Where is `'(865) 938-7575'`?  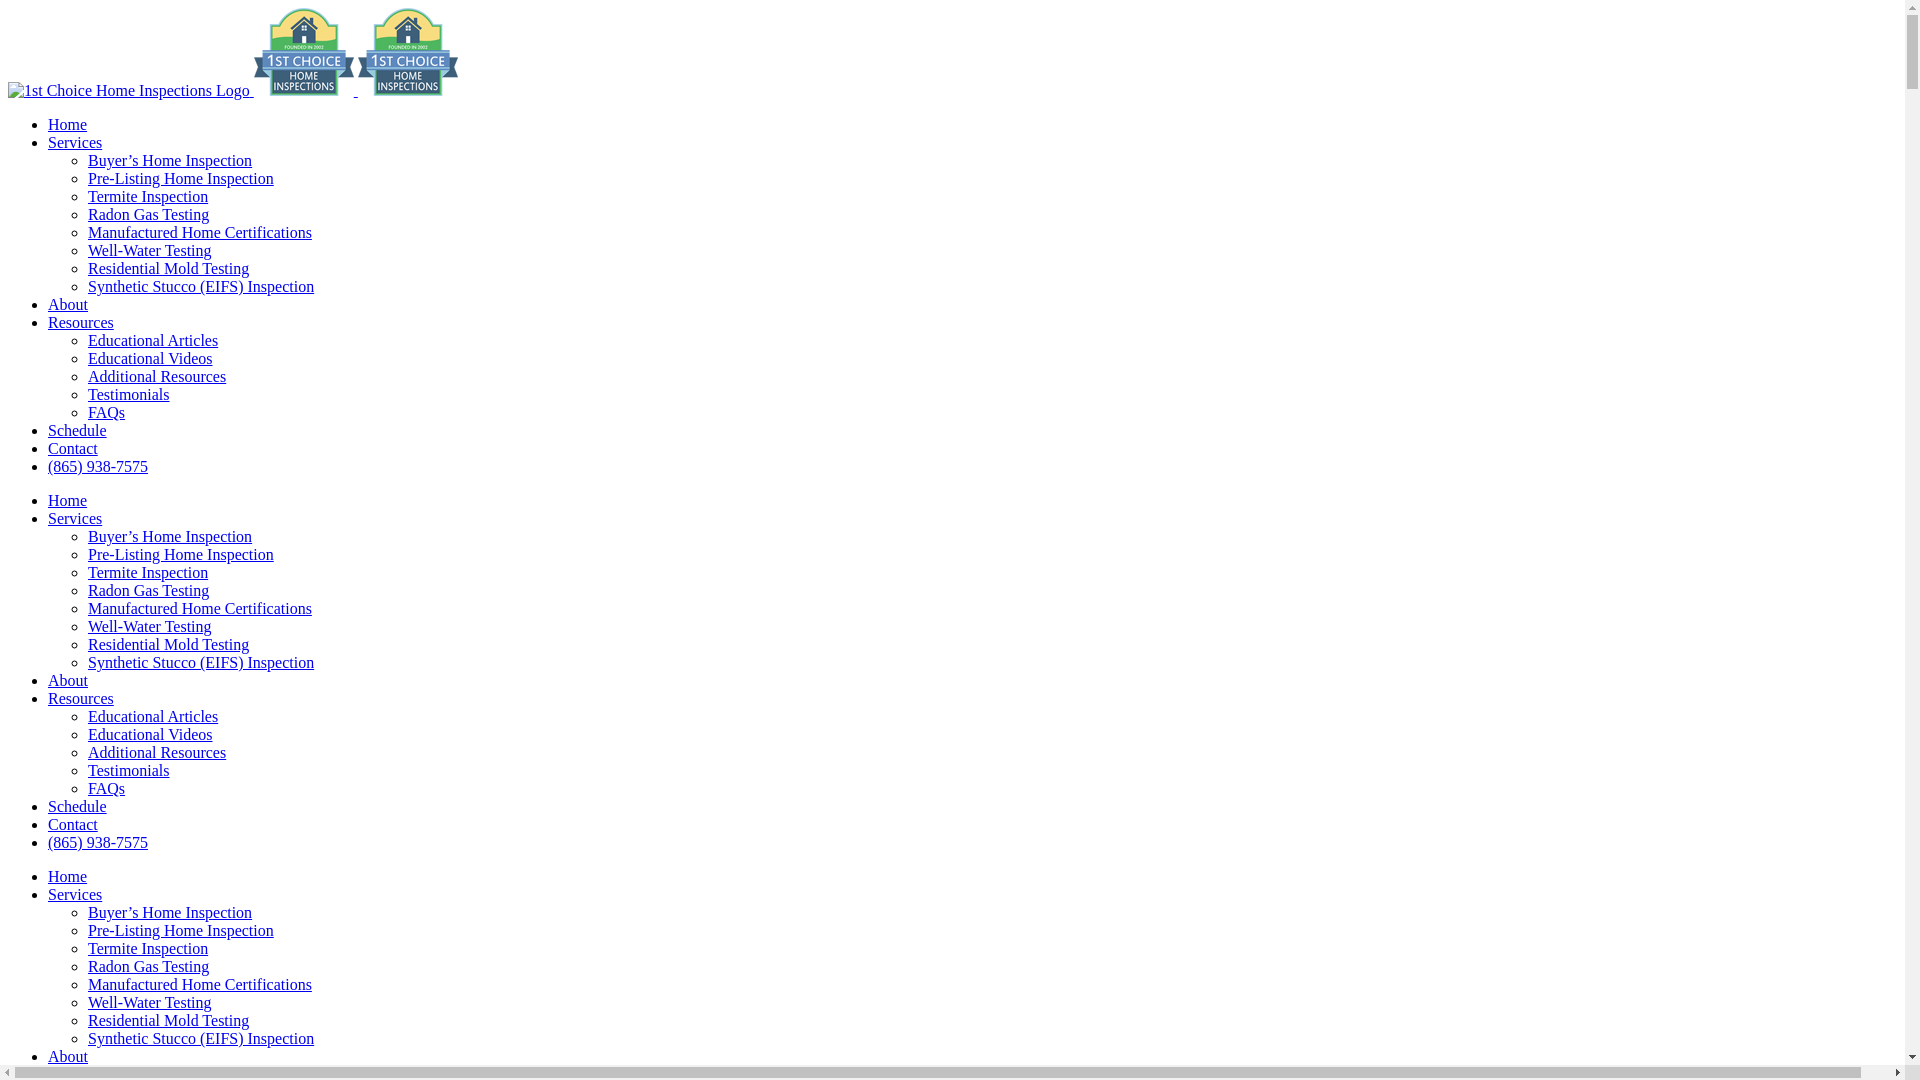
'(865) 938-7575' is located at coordinates (48, 466).